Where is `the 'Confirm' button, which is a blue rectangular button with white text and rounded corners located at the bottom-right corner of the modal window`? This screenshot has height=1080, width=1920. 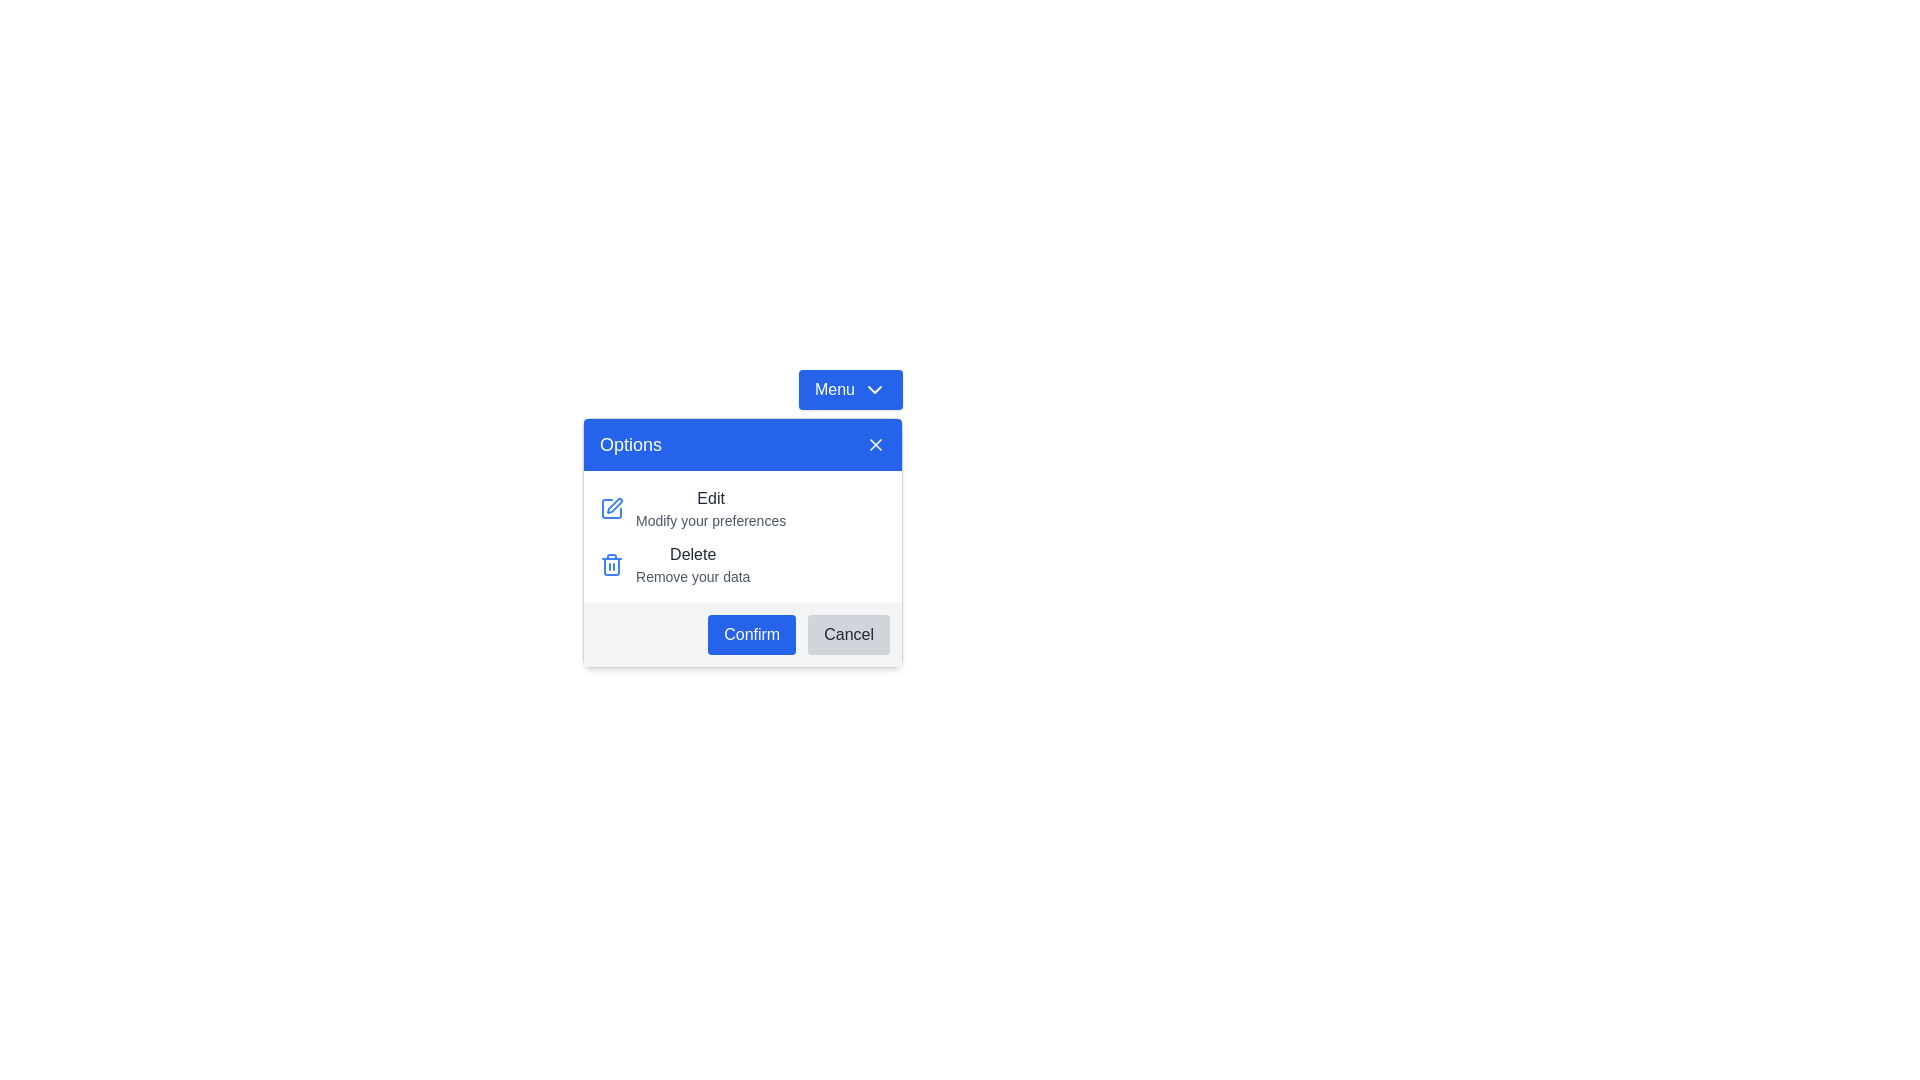 the 'Confirm' button, which is a blue rectangular button with white text and rounded corners located at the bottom-right corner of the modal window is located at coordinates (751, 635).